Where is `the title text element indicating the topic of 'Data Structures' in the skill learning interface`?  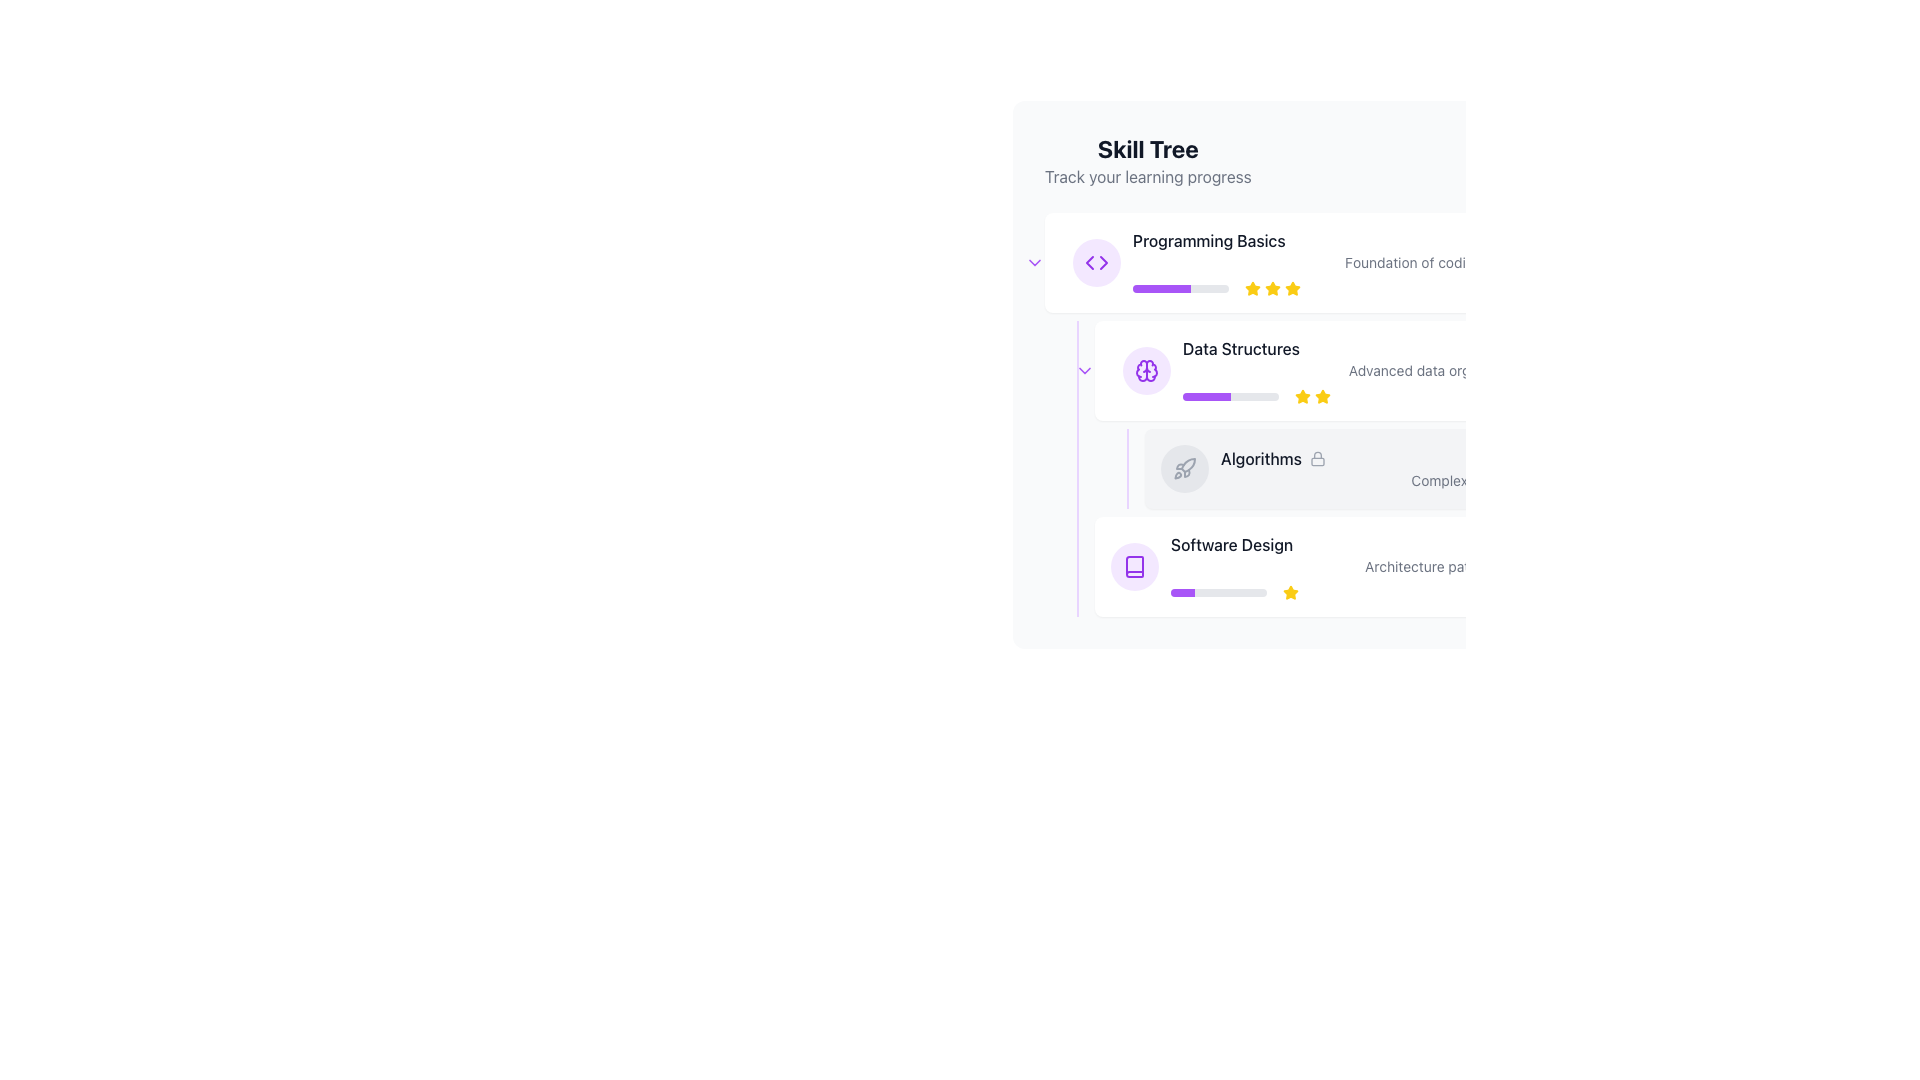
the title text element indicating the topic of 'Data Structures' in the skill learning interface is located at coordinates (1437, 347).